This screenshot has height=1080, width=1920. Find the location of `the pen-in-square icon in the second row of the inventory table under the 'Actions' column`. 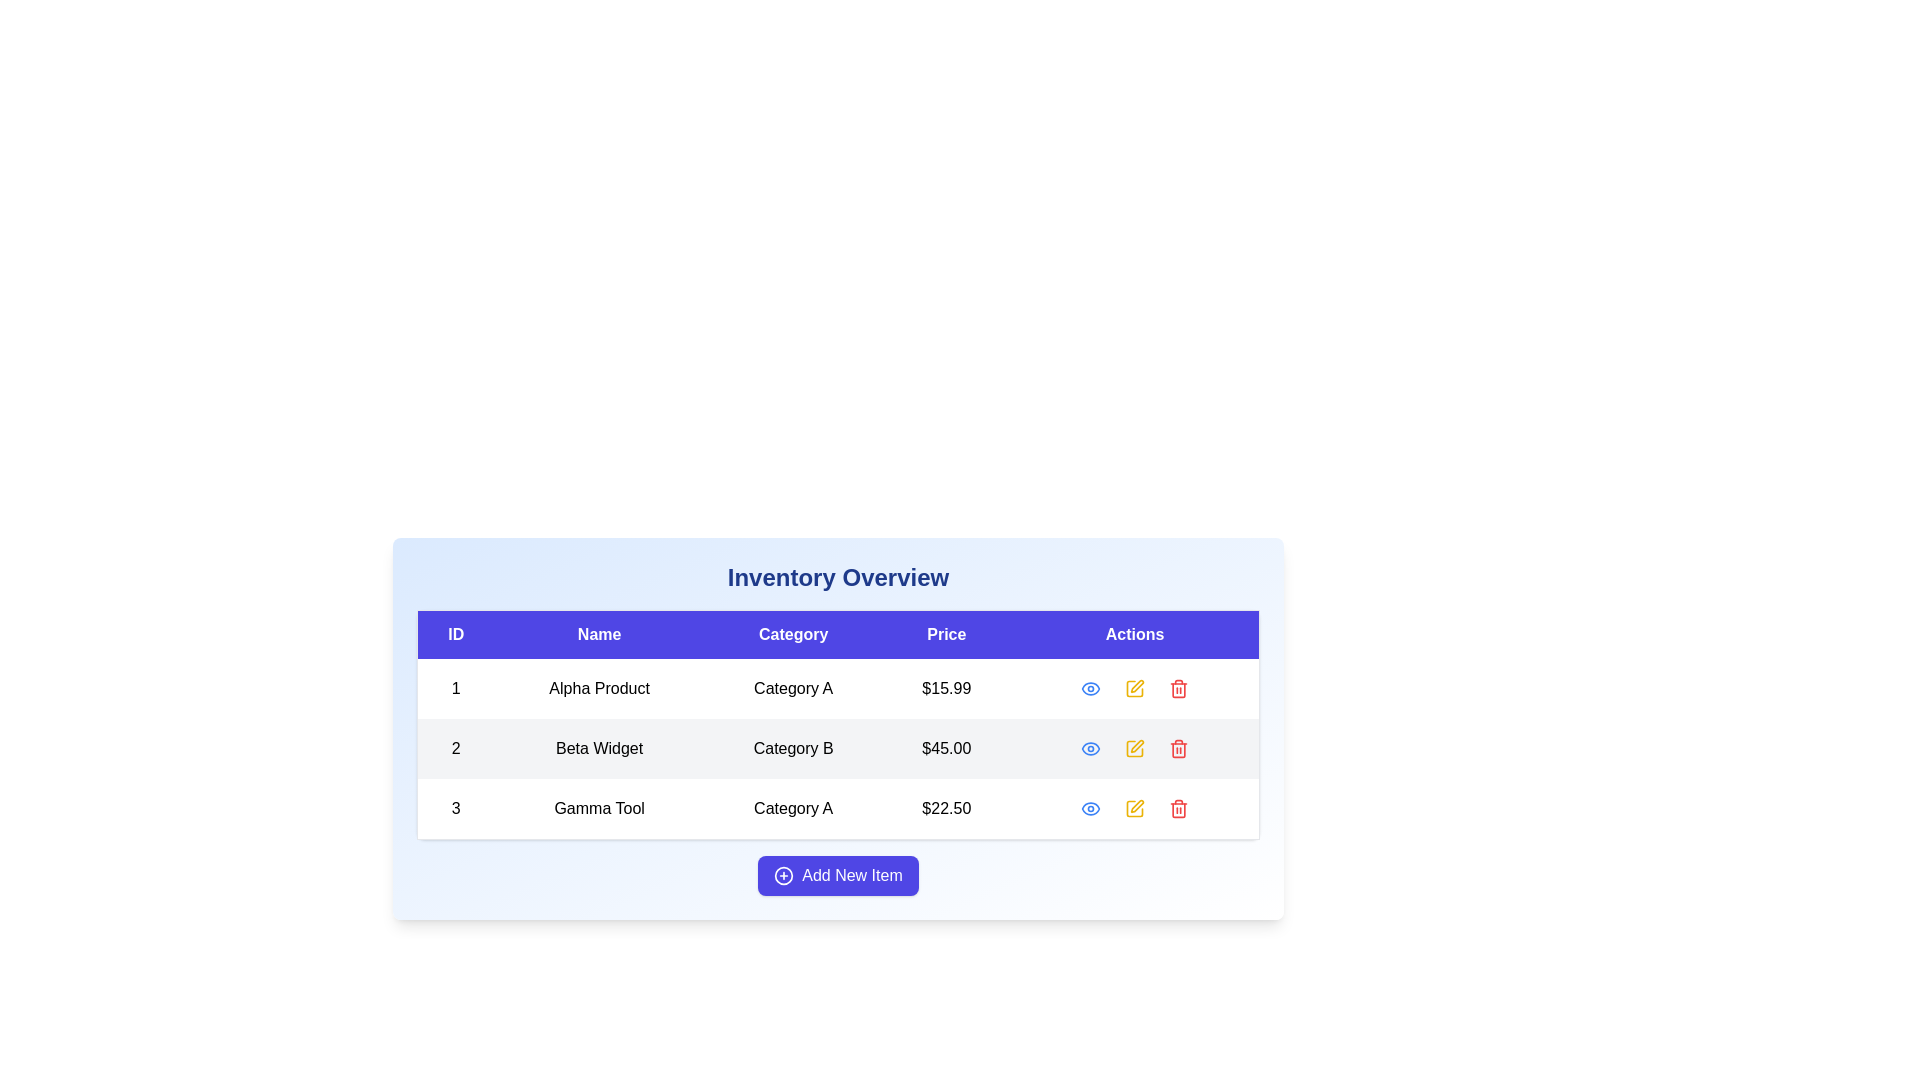

the pen-in-square icon in the second row of the inventory table under the 'Actions' column is located at coordinates (1135, 748).